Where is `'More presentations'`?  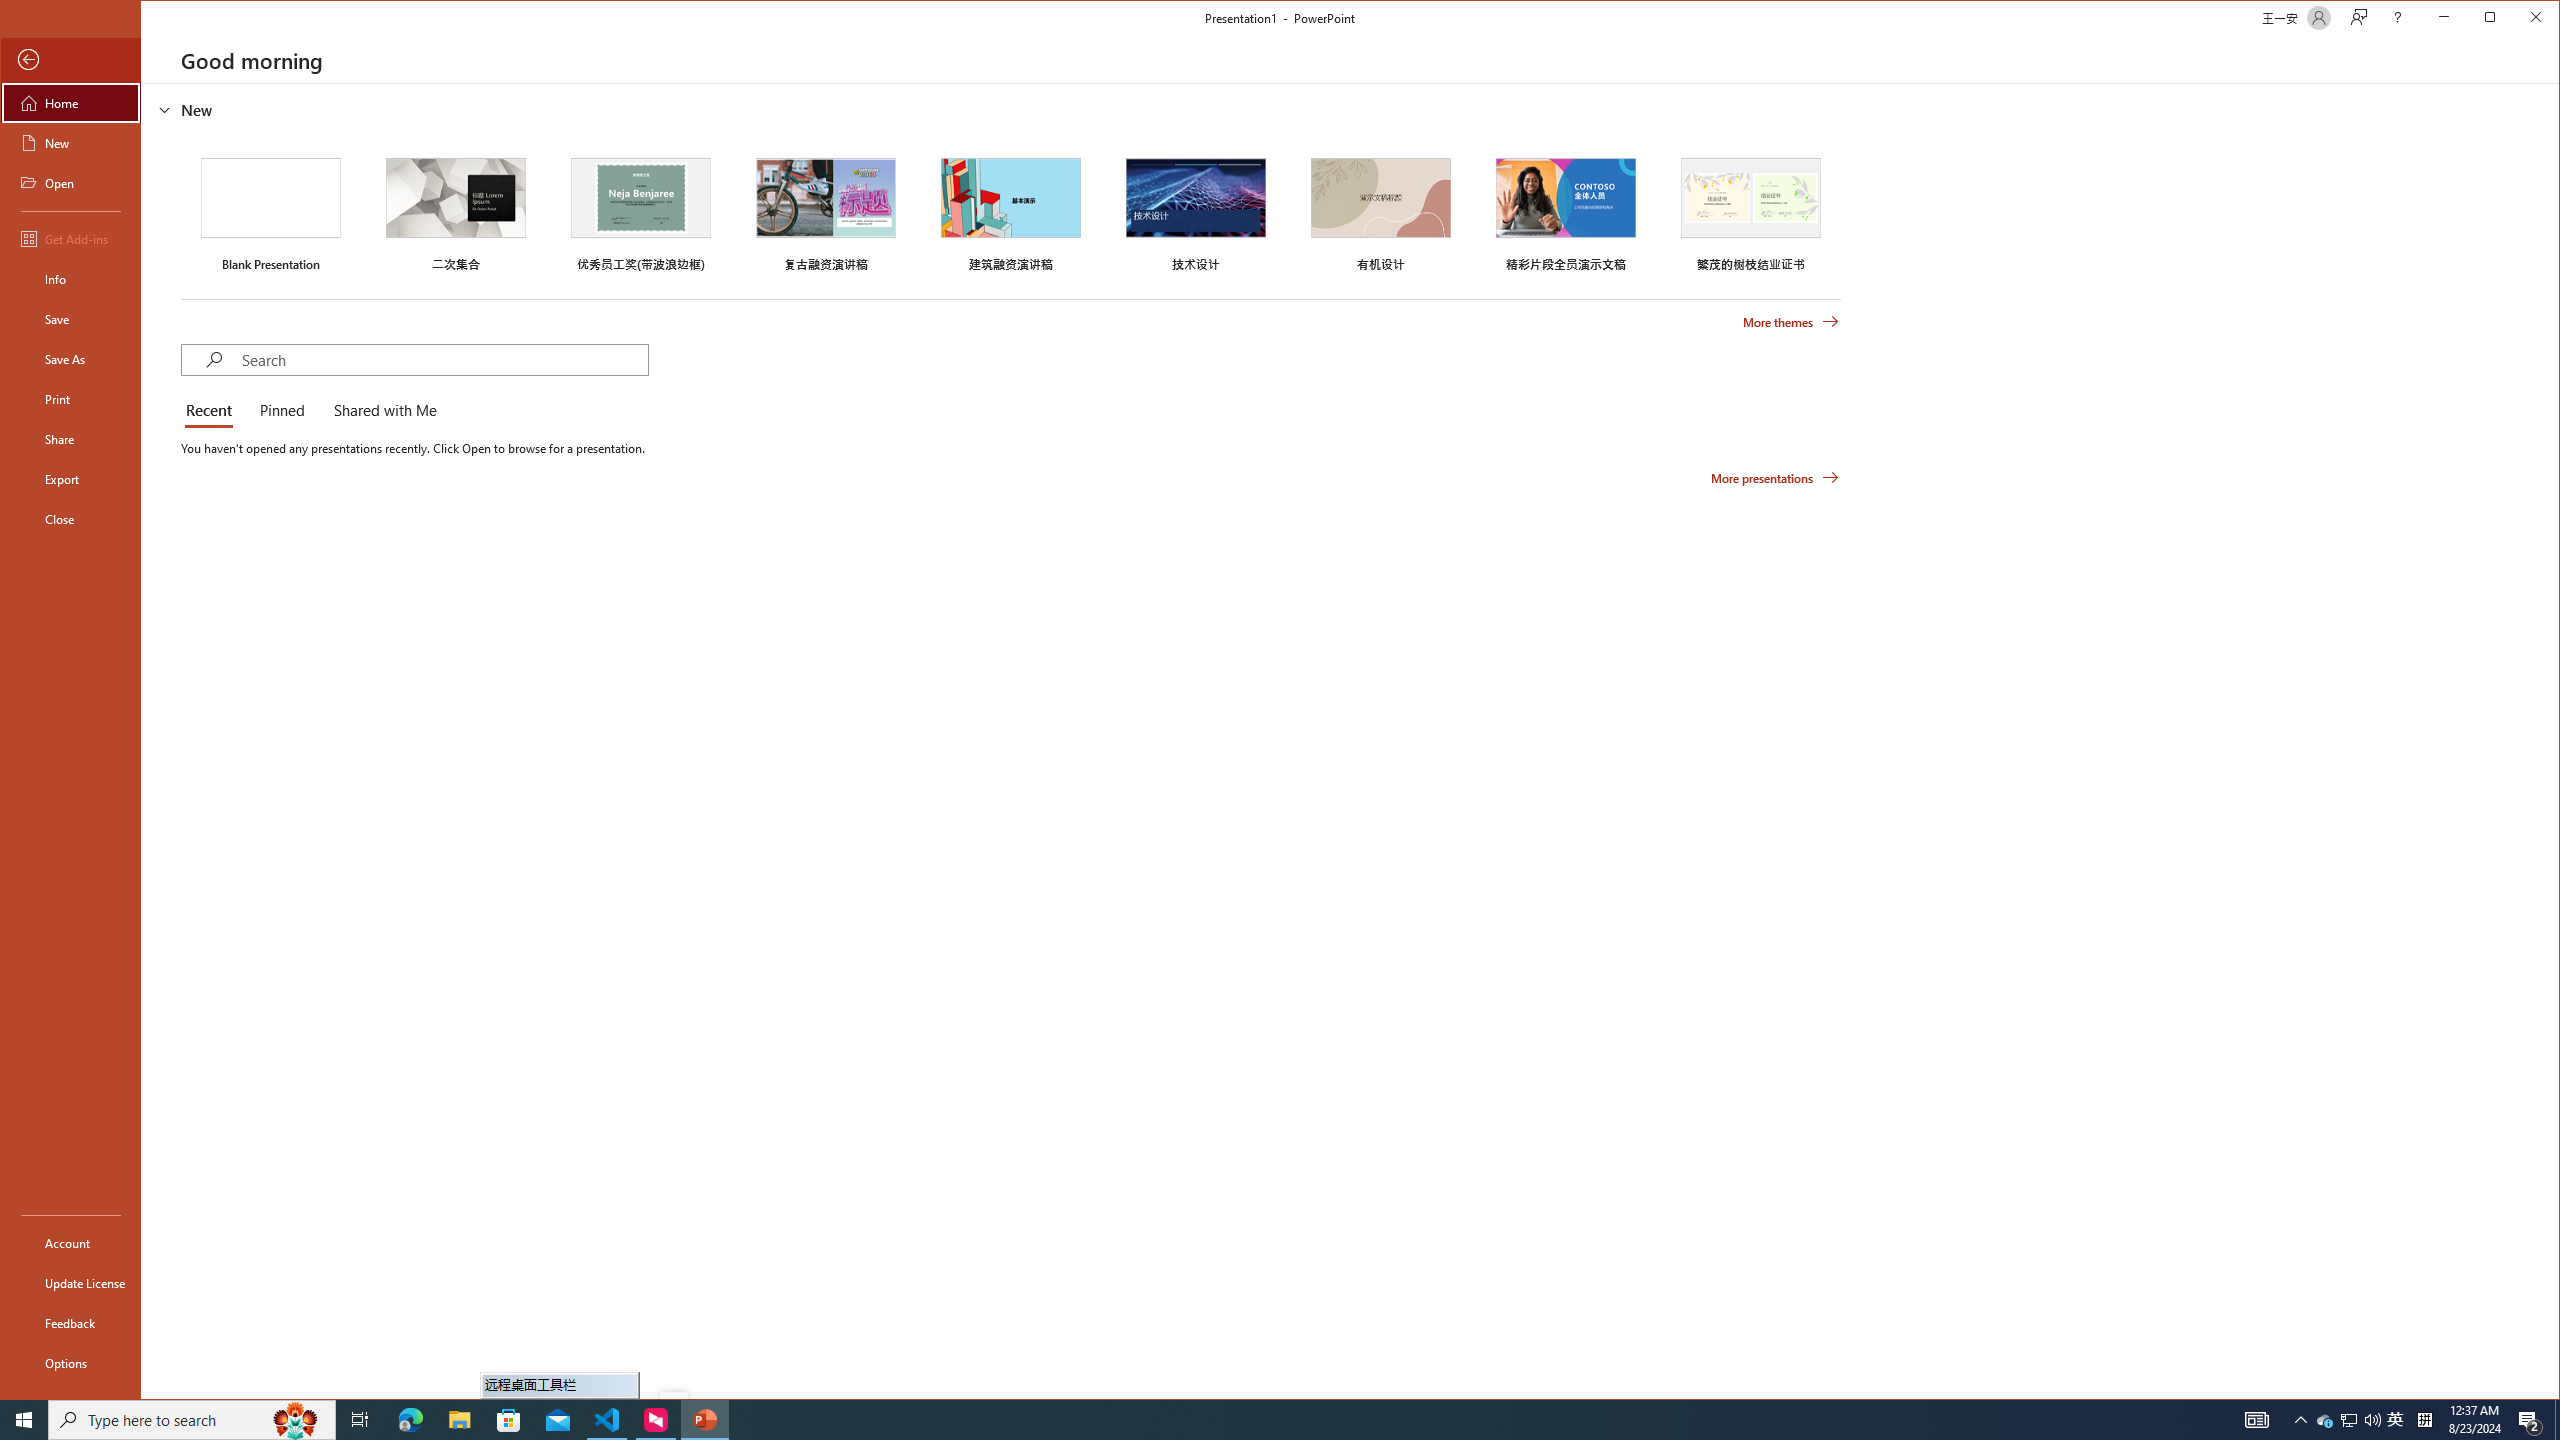
'More presentations' is located at coordinates (1774, 478).